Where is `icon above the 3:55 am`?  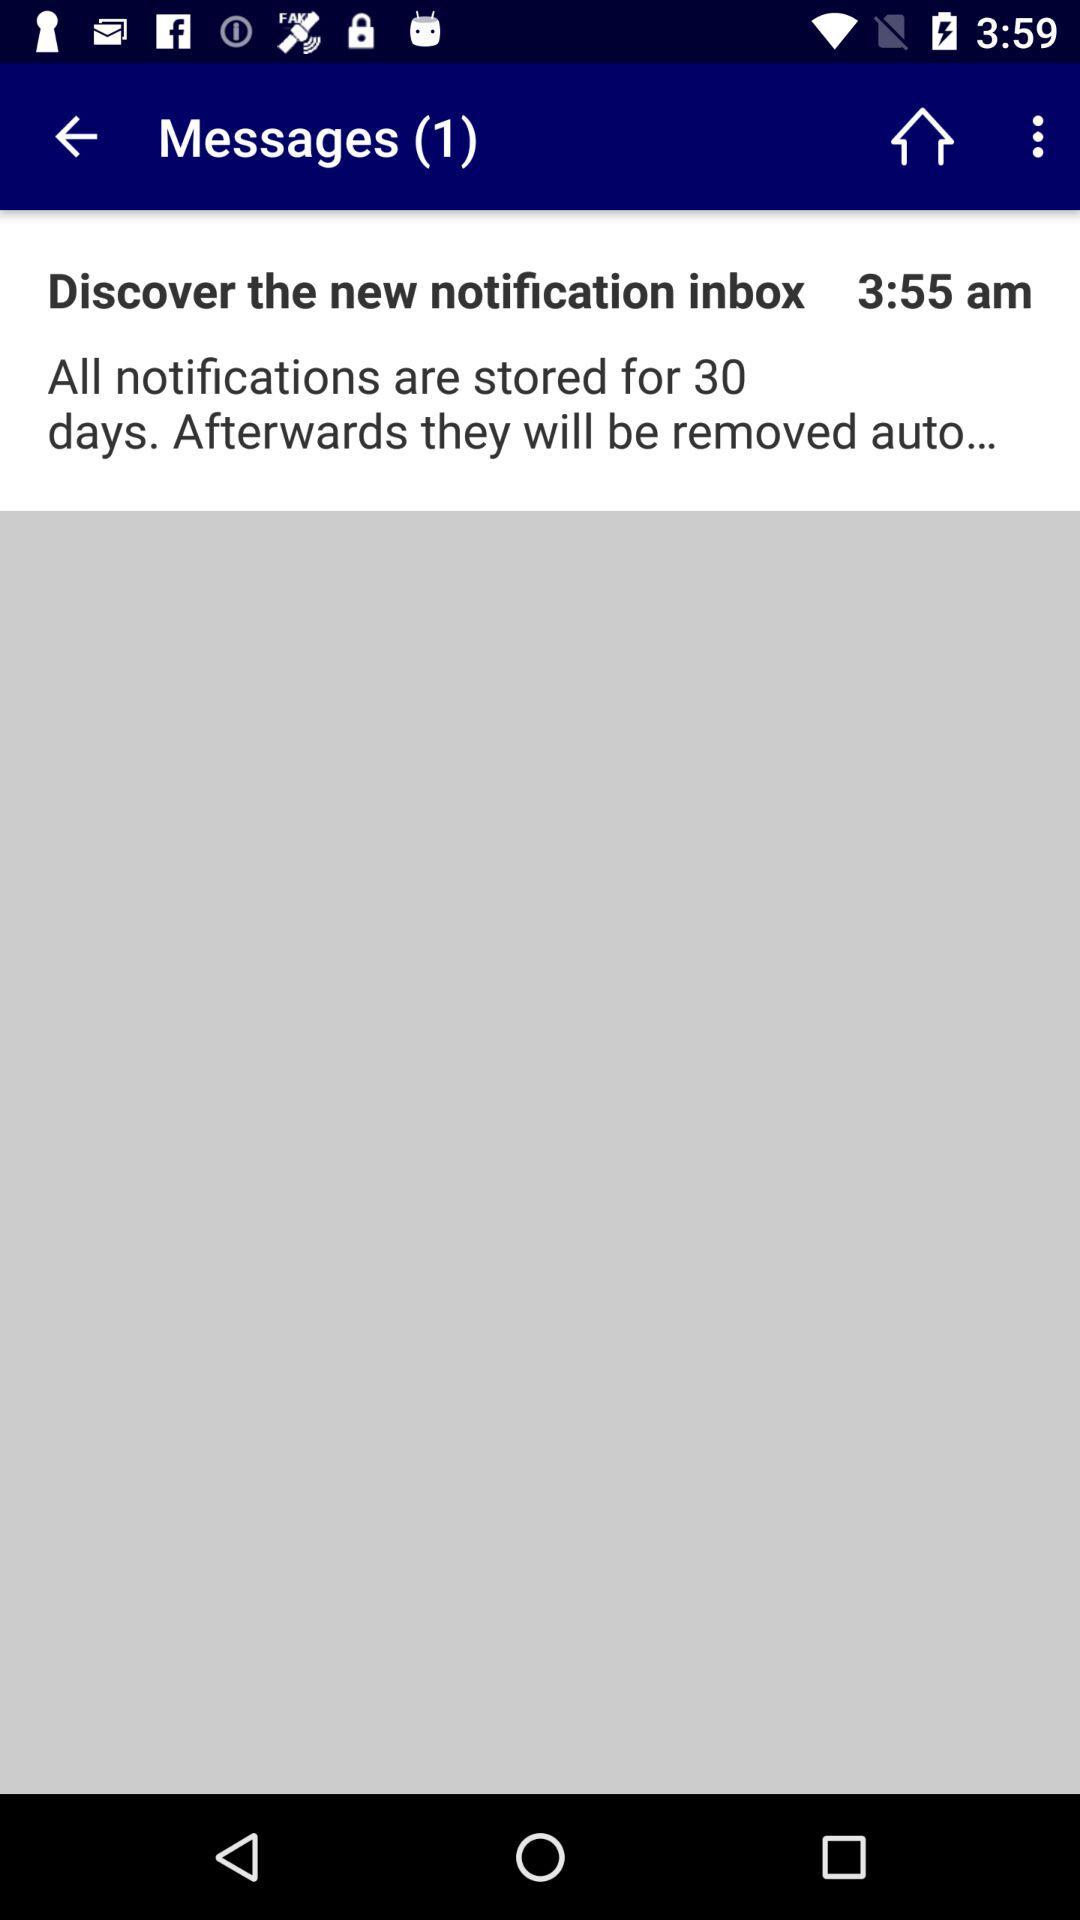
icon above the 3:55 am is located at coordinates (1036, 135).